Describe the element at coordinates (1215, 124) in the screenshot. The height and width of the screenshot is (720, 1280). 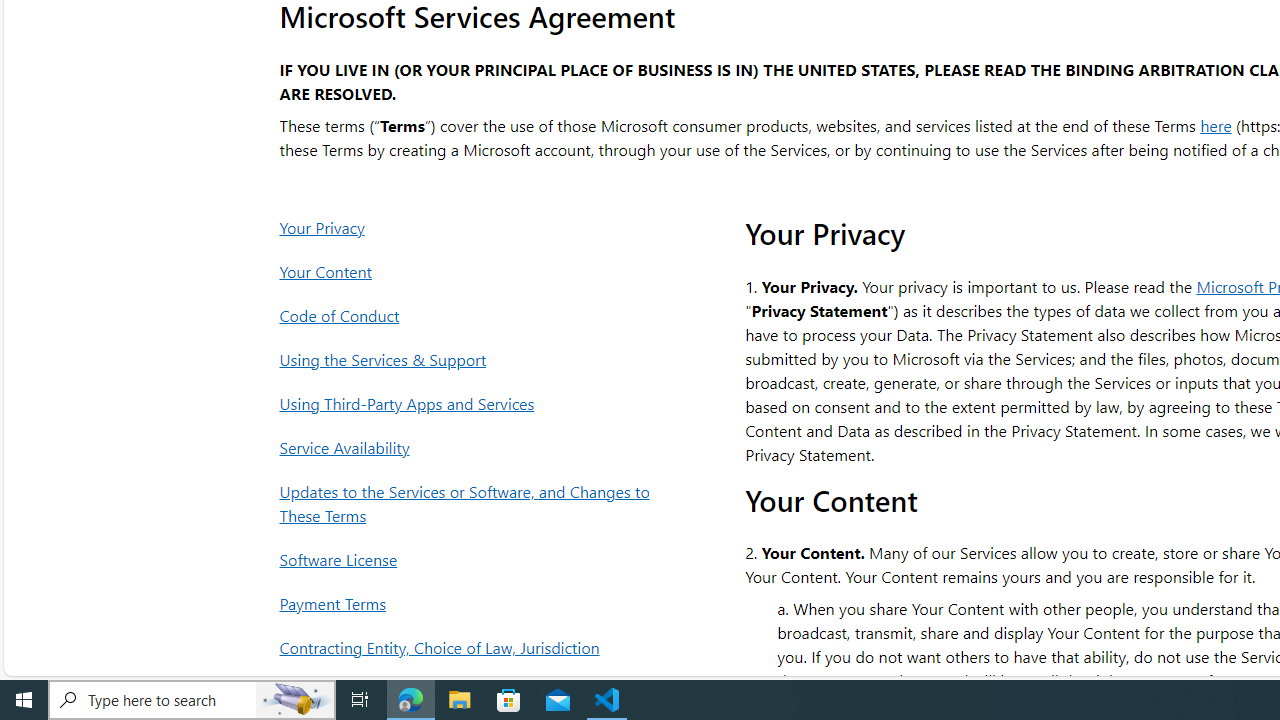
I see `'here'` at that location.